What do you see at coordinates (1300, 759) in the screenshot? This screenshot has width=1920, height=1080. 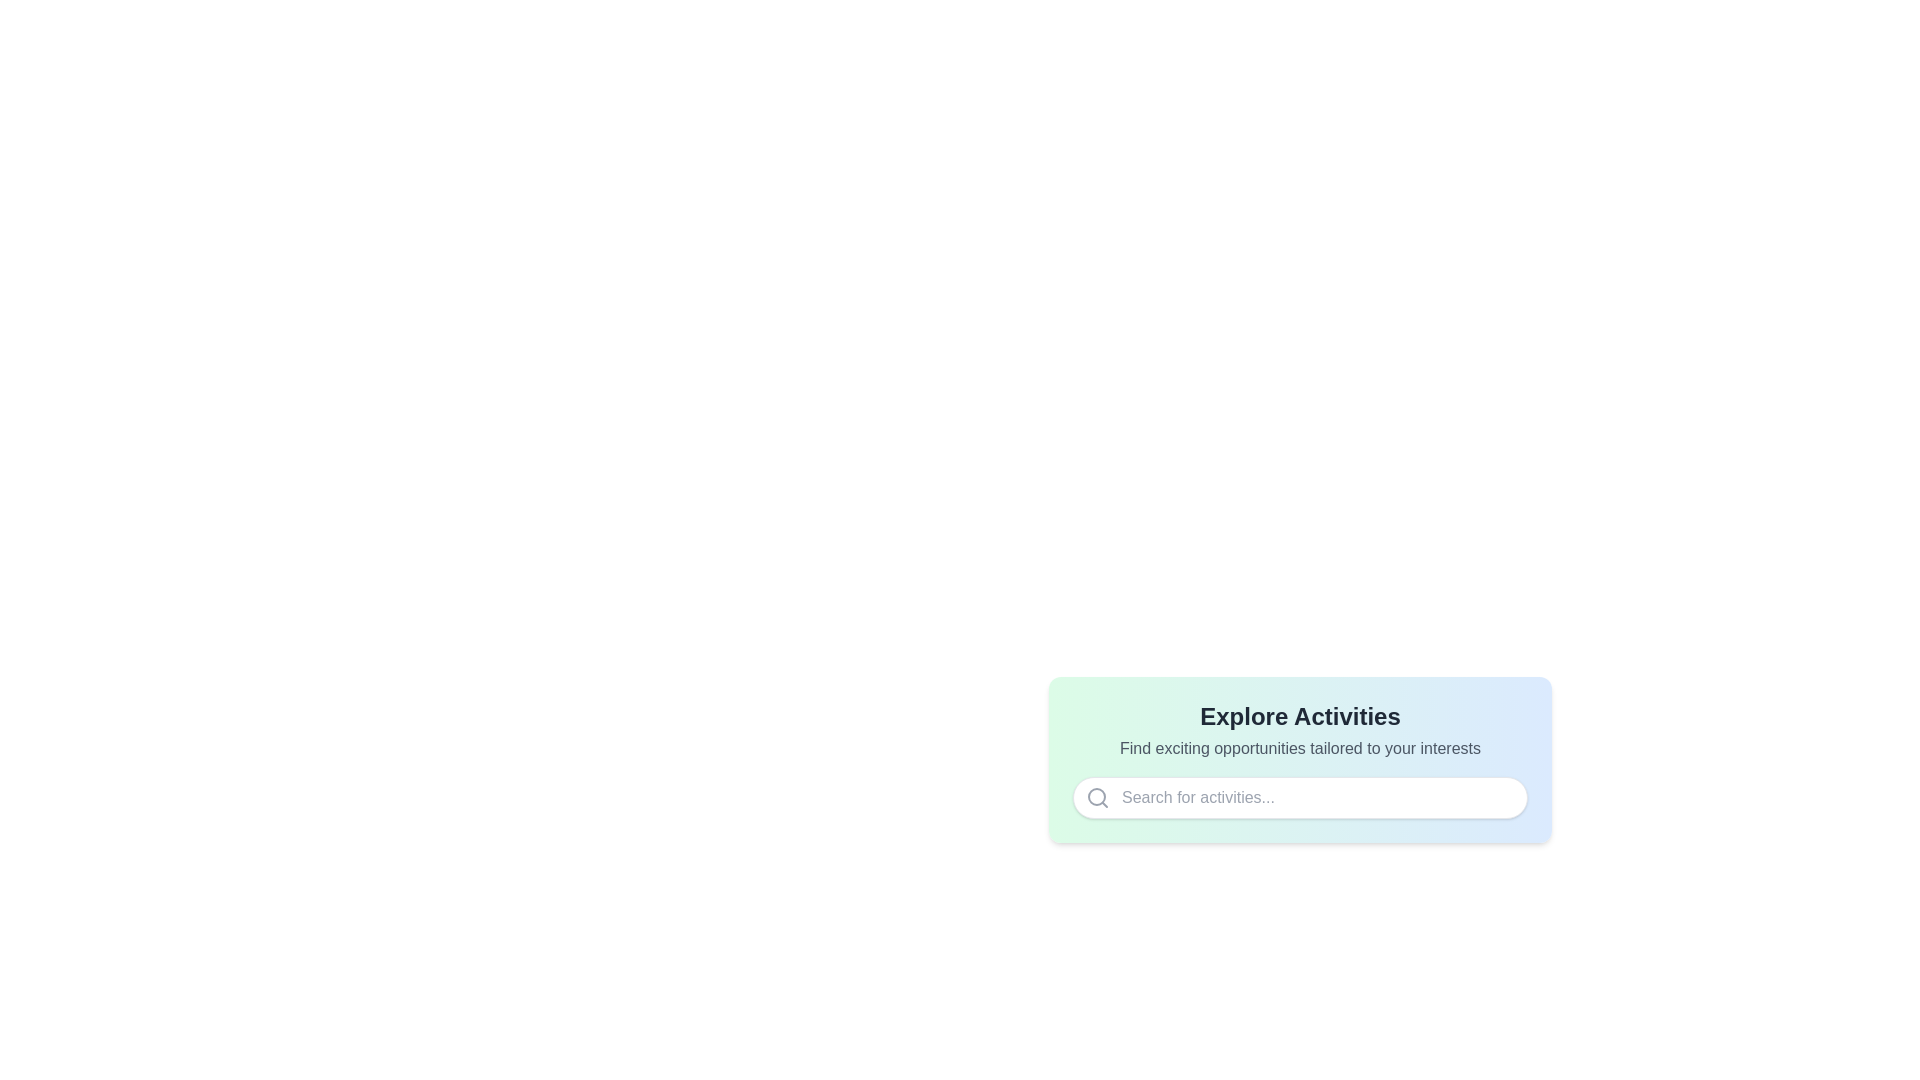 I see `the search input field within the 'Explore Activities' section by clicking on it` at bounding box center [1300, 759].